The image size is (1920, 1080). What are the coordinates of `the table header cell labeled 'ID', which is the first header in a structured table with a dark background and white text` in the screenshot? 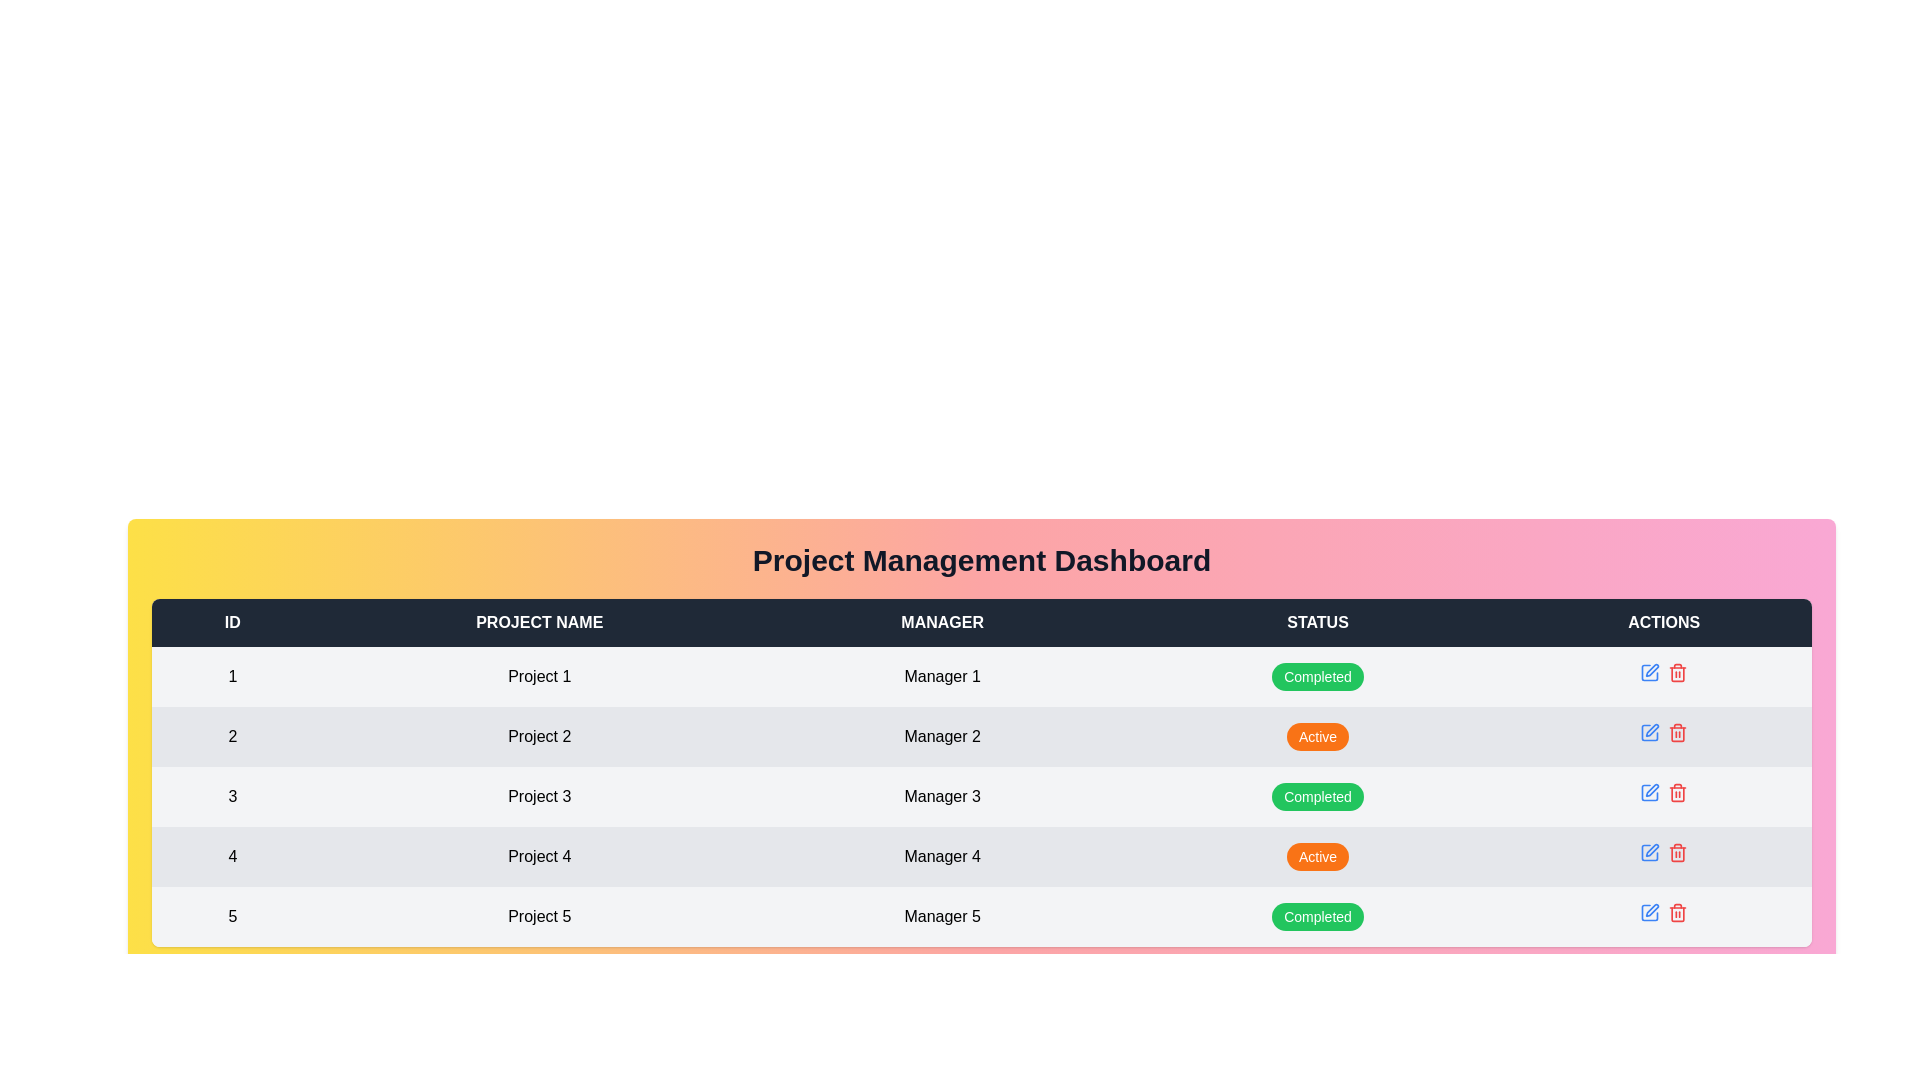 It's located at (232, 622).